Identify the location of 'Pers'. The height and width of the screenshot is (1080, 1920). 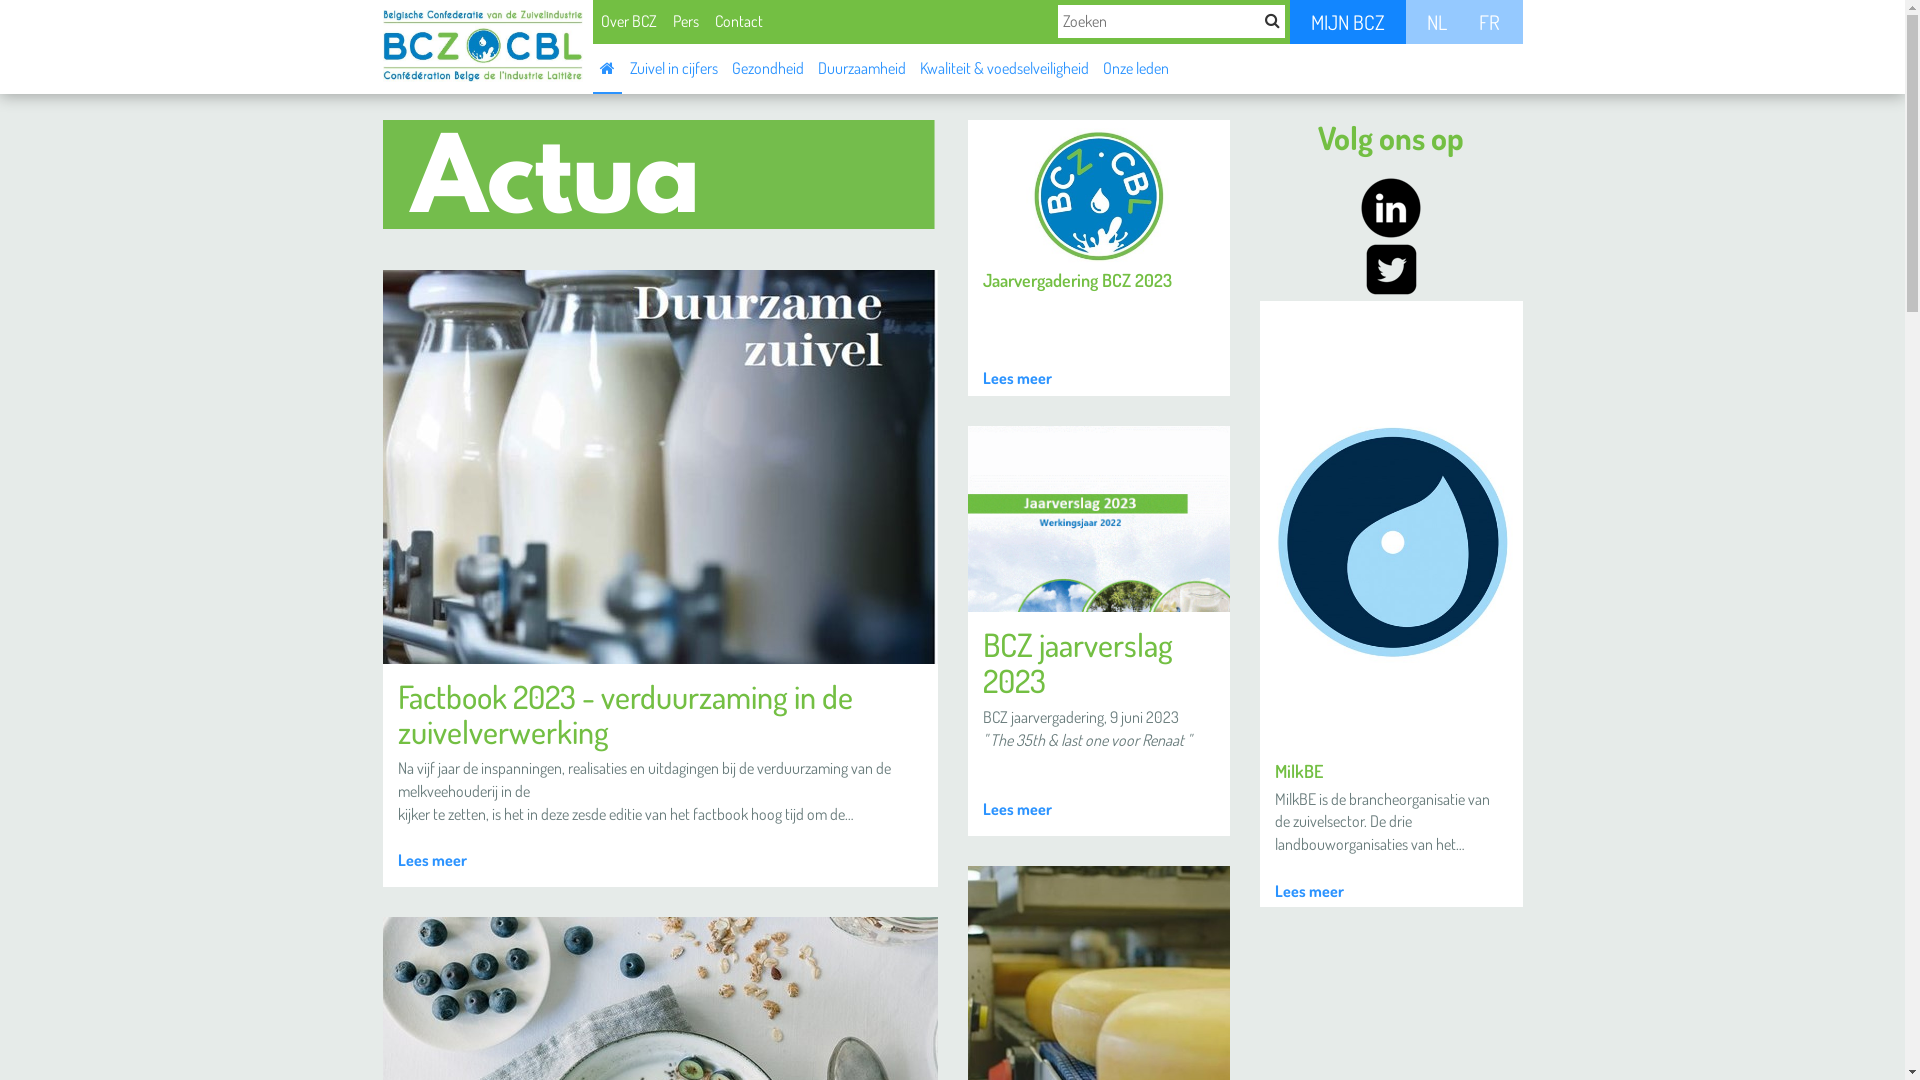
(685, 20).